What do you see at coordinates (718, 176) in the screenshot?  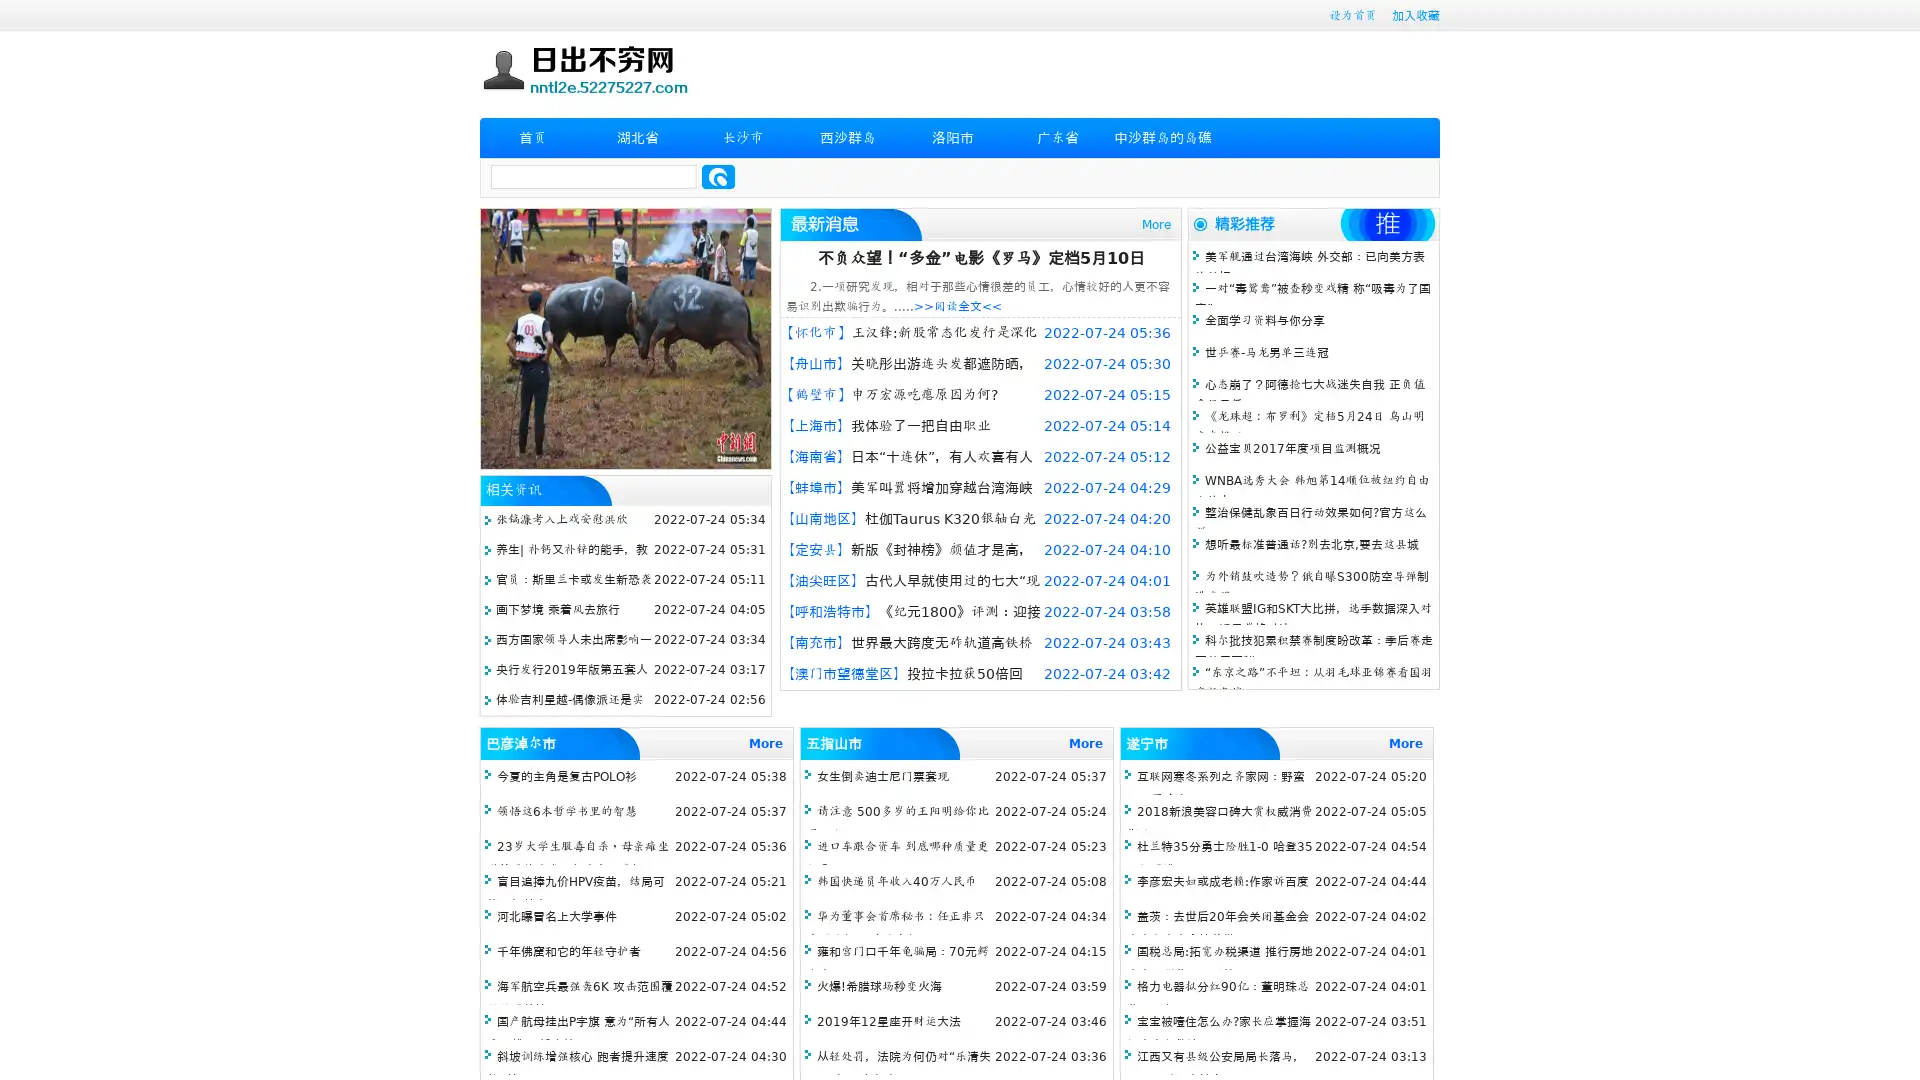 I see `Search` at bounding box center [718, 176].